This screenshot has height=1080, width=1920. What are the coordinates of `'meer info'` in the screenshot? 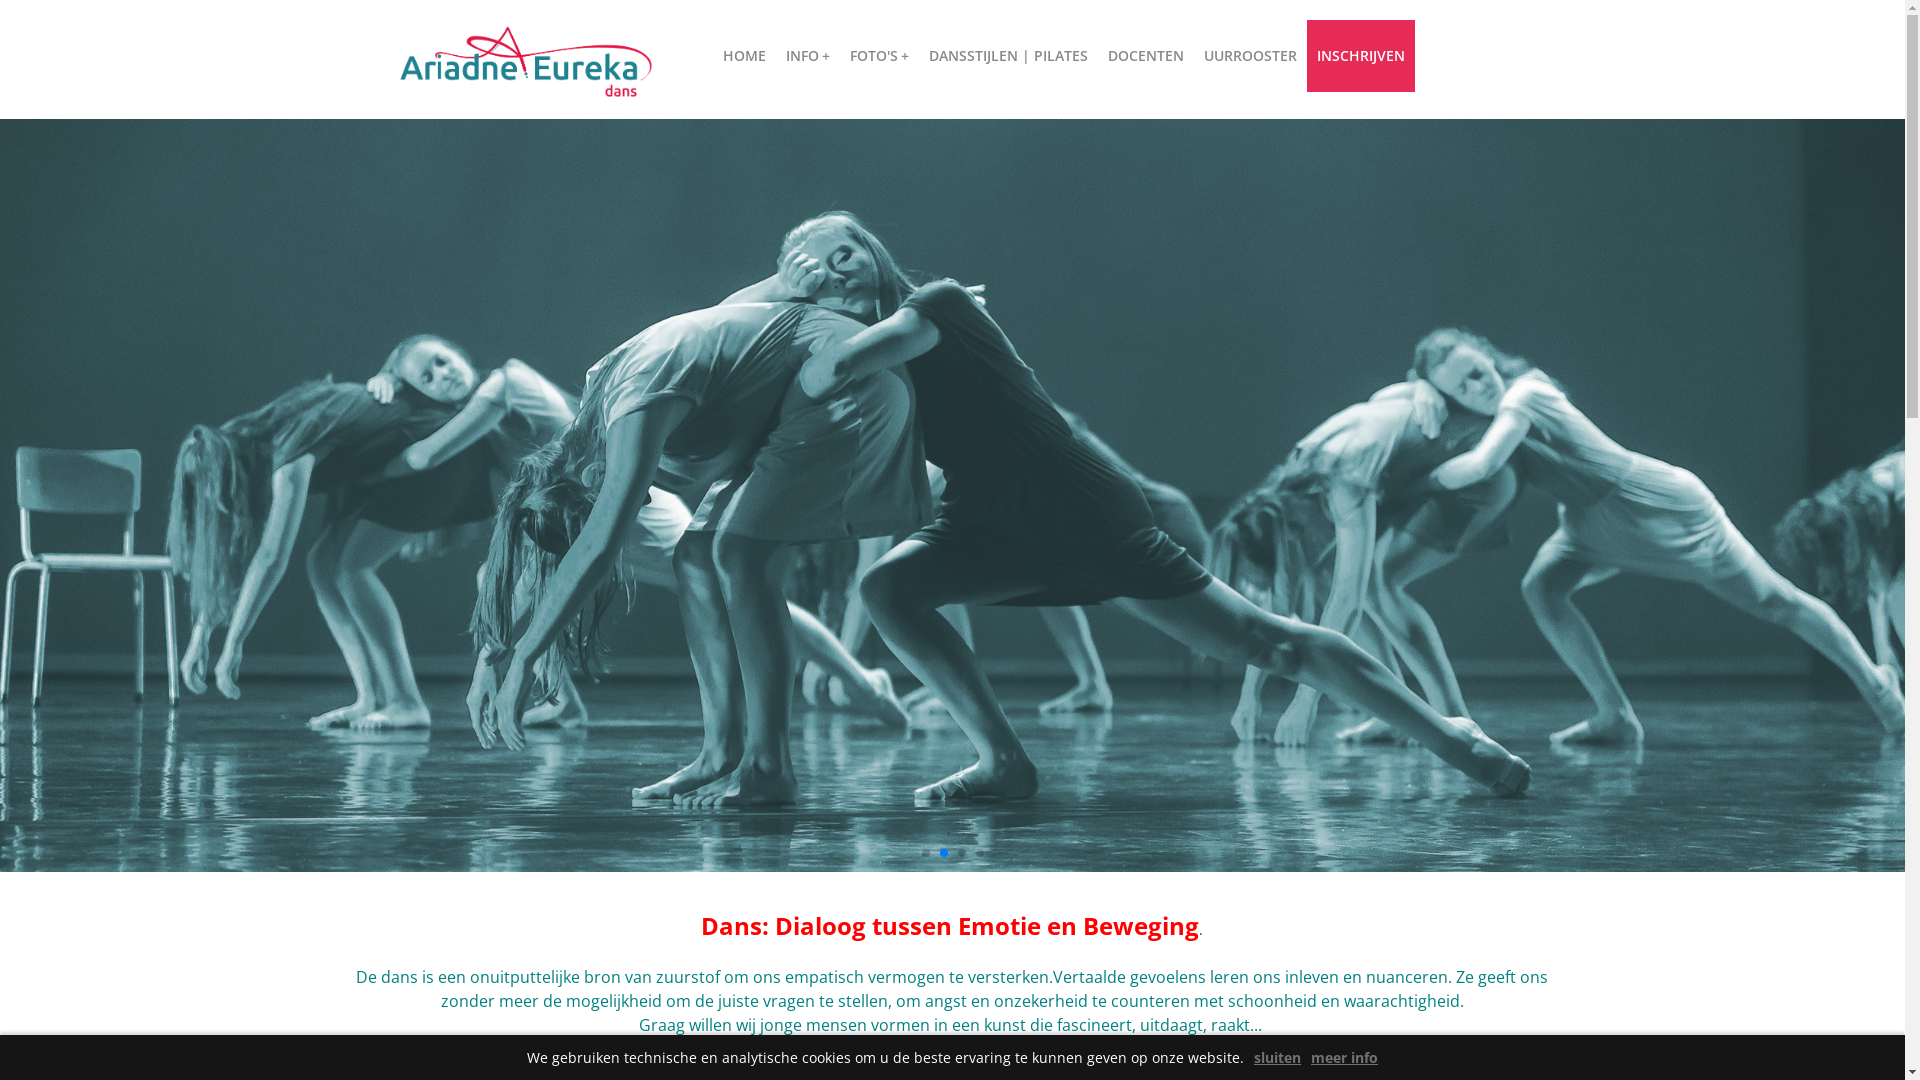 It's located at (1344, 1056).